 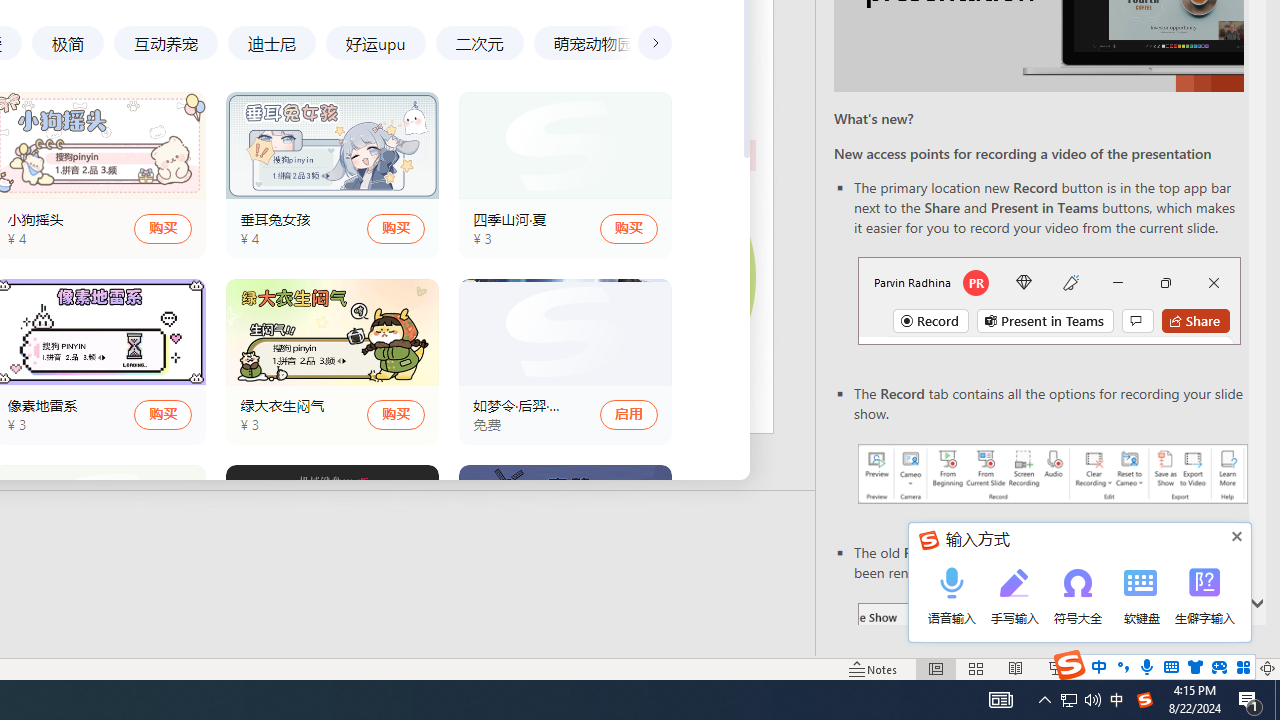 I want to click on 'Record your presentations screenshot one', so click(x=1051, y=474).